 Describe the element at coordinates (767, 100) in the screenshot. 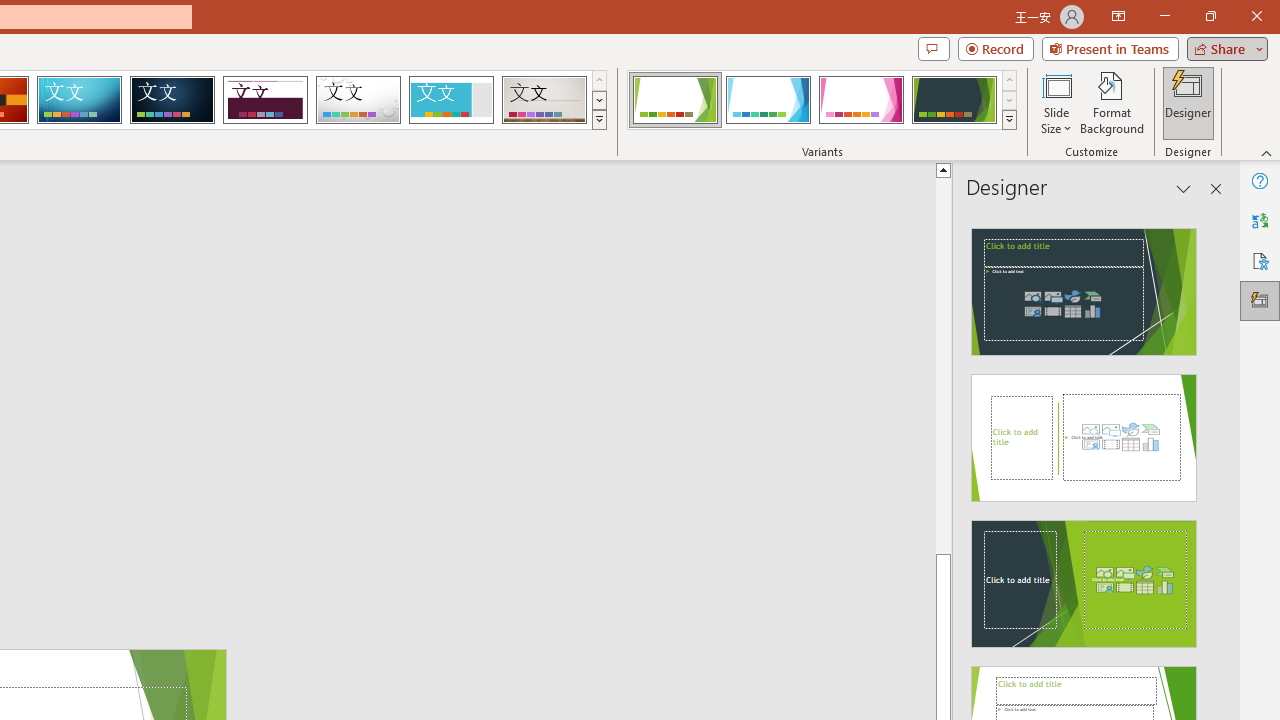

I see `'Facet Variant 2'` at that location.